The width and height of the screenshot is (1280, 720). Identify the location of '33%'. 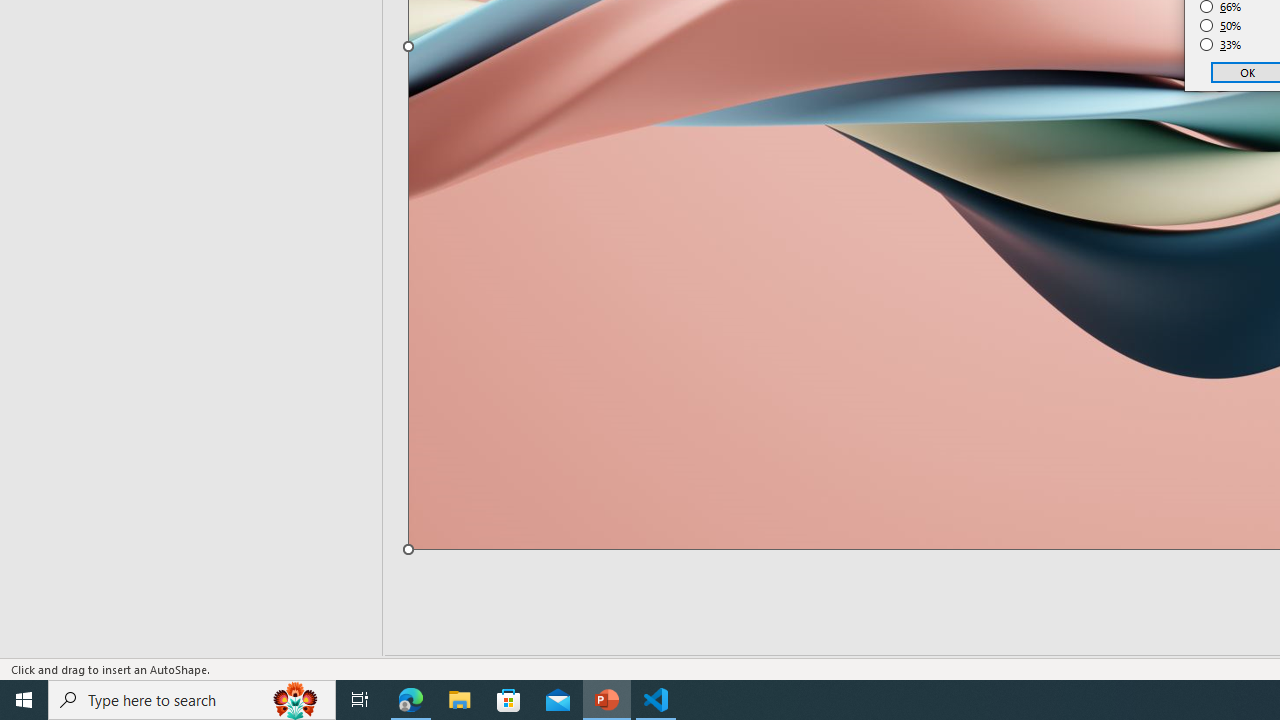
(1220, 45).